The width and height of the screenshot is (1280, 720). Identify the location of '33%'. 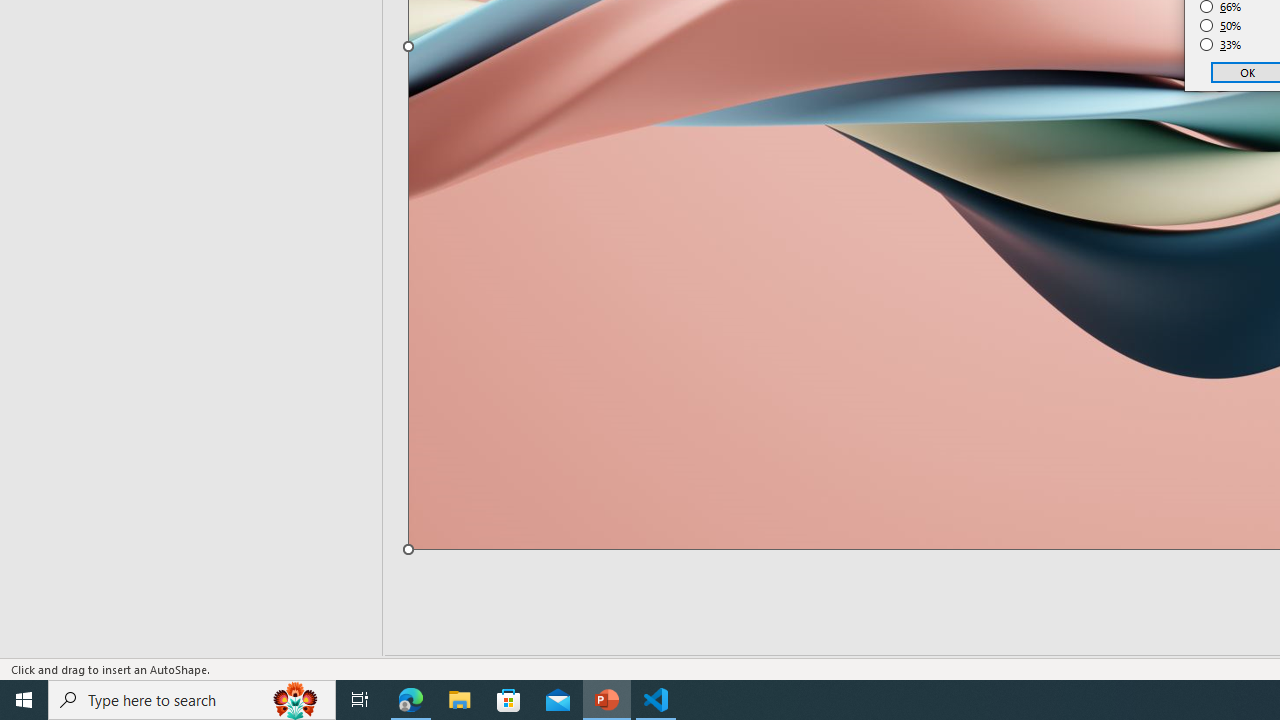
(1220, 45).